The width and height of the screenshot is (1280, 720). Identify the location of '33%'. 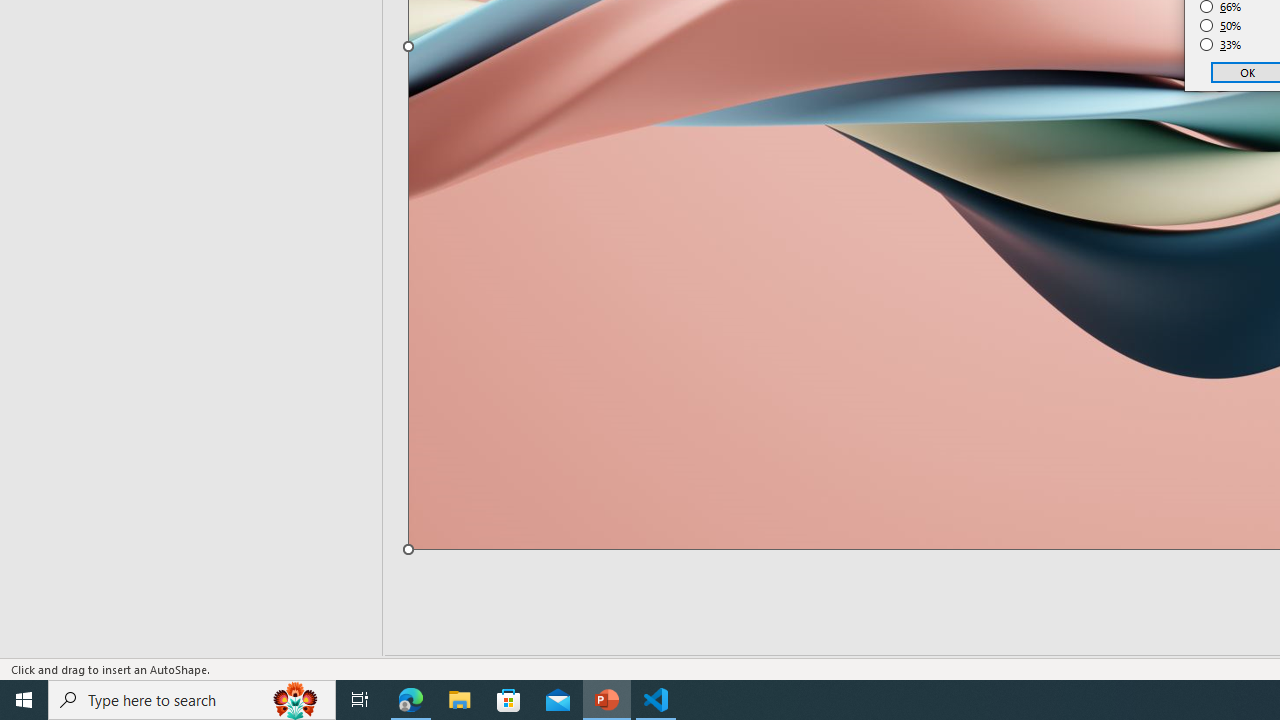
(1220, 45).